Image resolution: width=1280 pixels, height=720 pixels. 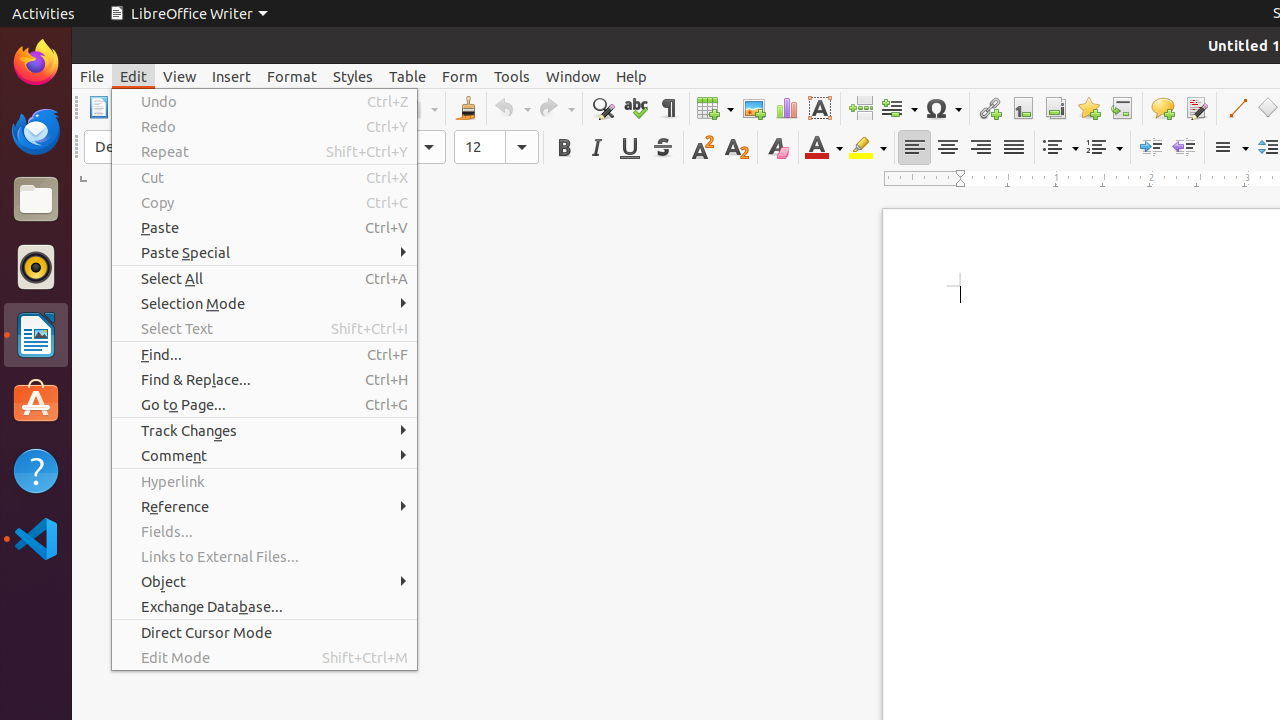 What do you see at coordinates (263, 657) in the screenshot?
I see `'Edit Mode'` at bounding box center [263, 657].